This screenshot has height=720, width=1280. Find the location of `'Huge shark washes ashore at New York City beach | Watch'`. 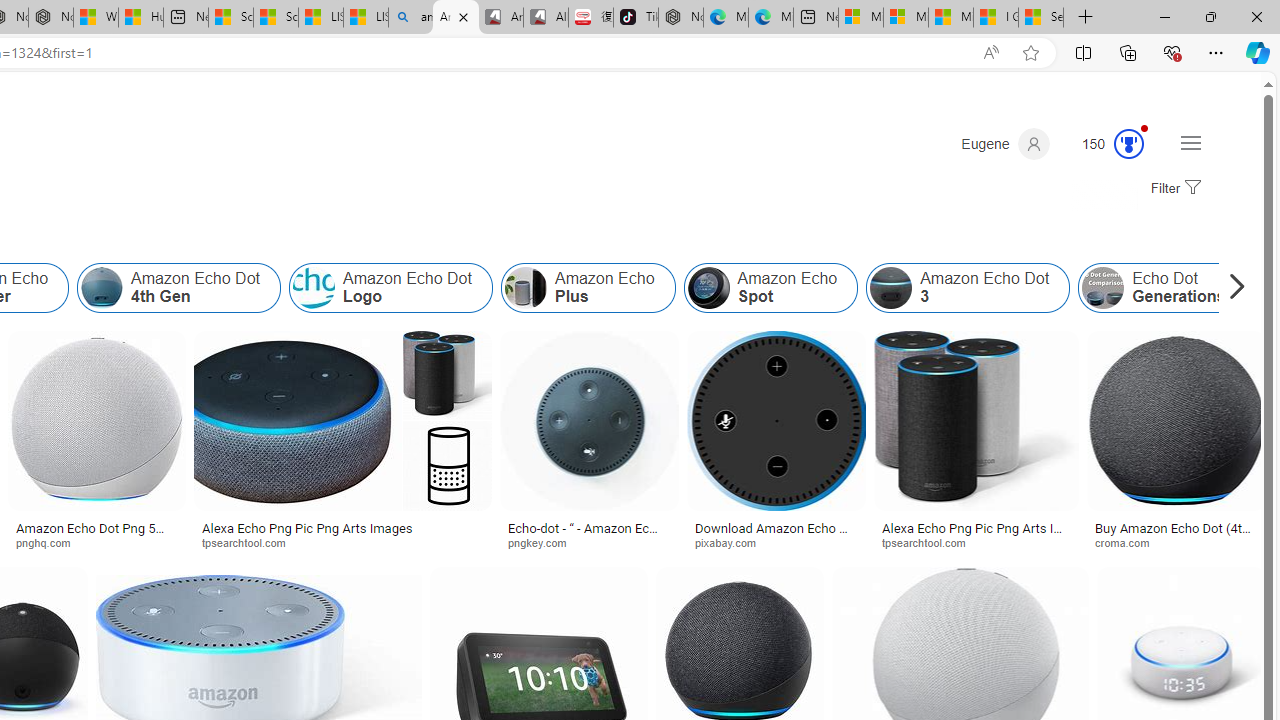

'Huge shark washes ashore at New York City beach | Watch' is located at coordinates (139, 17).